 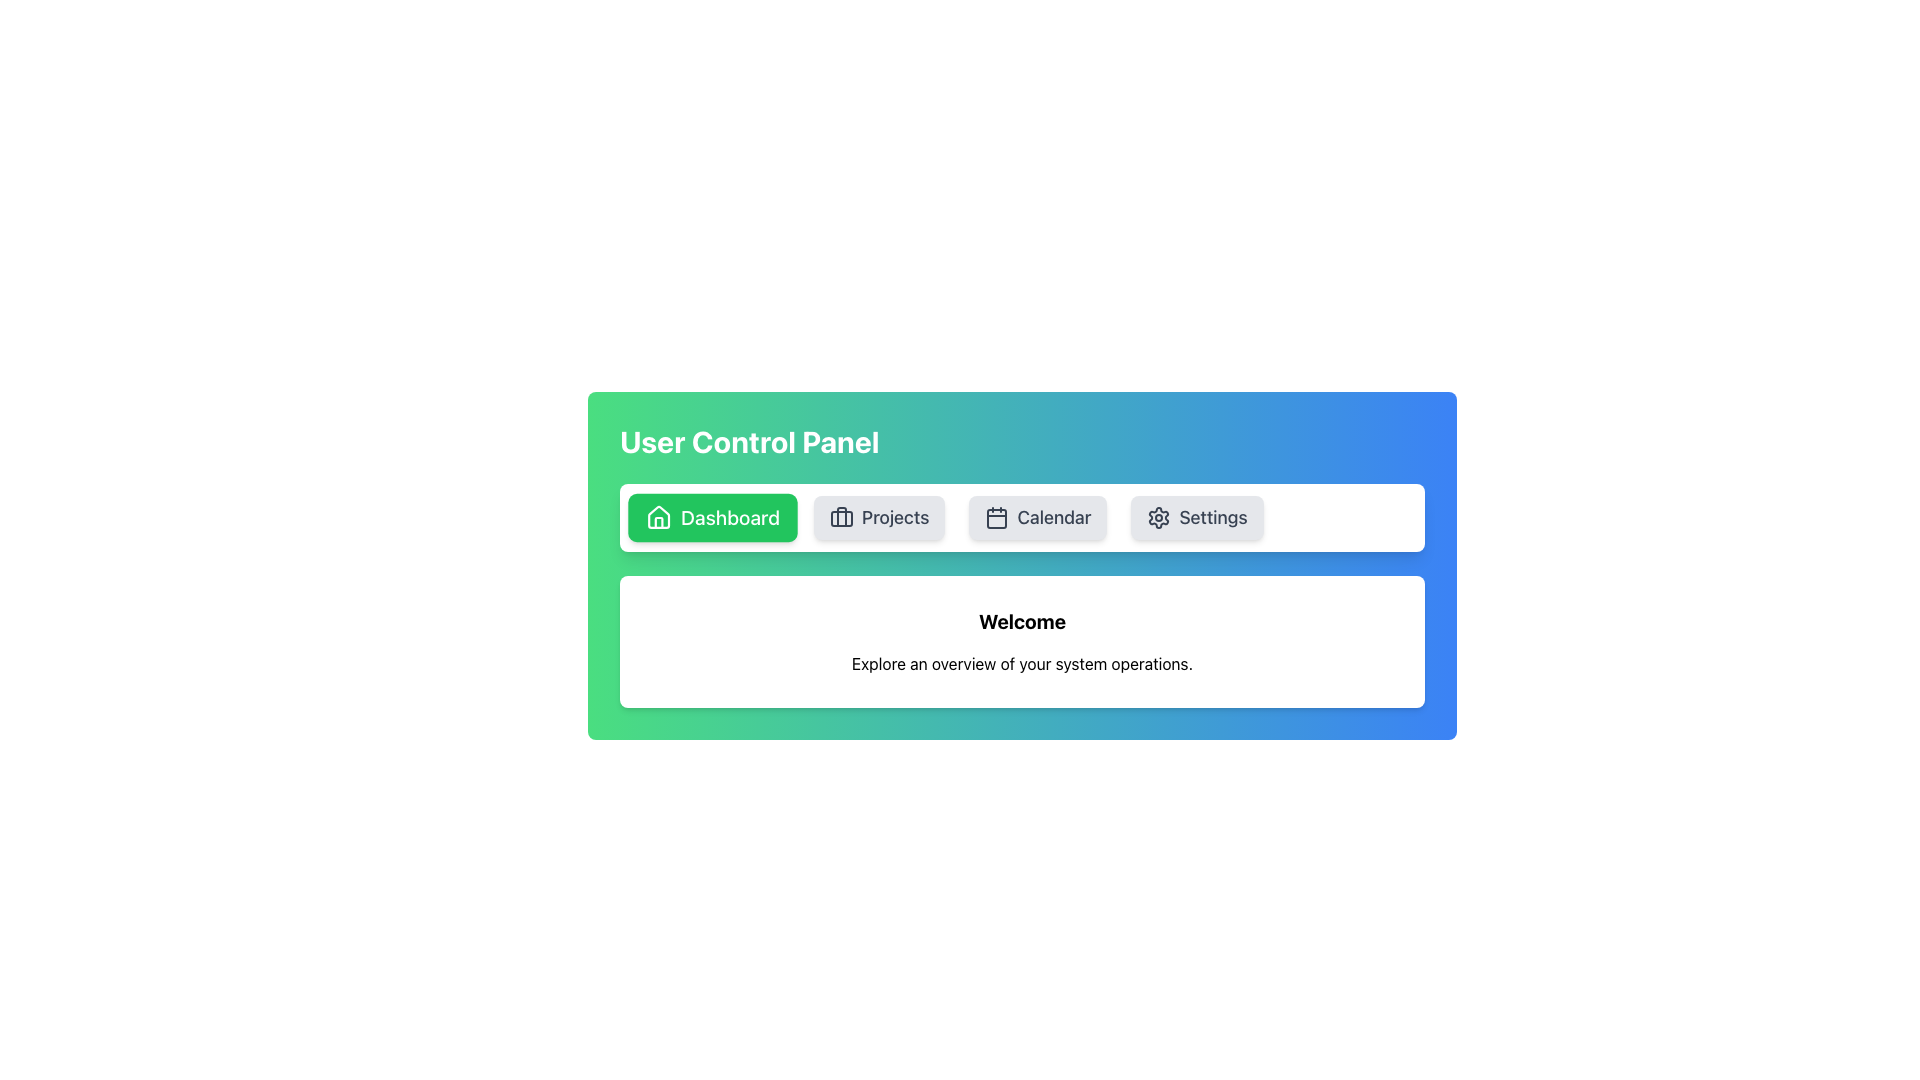 I want to click on the settings button located, so click(x=1197, y=516).